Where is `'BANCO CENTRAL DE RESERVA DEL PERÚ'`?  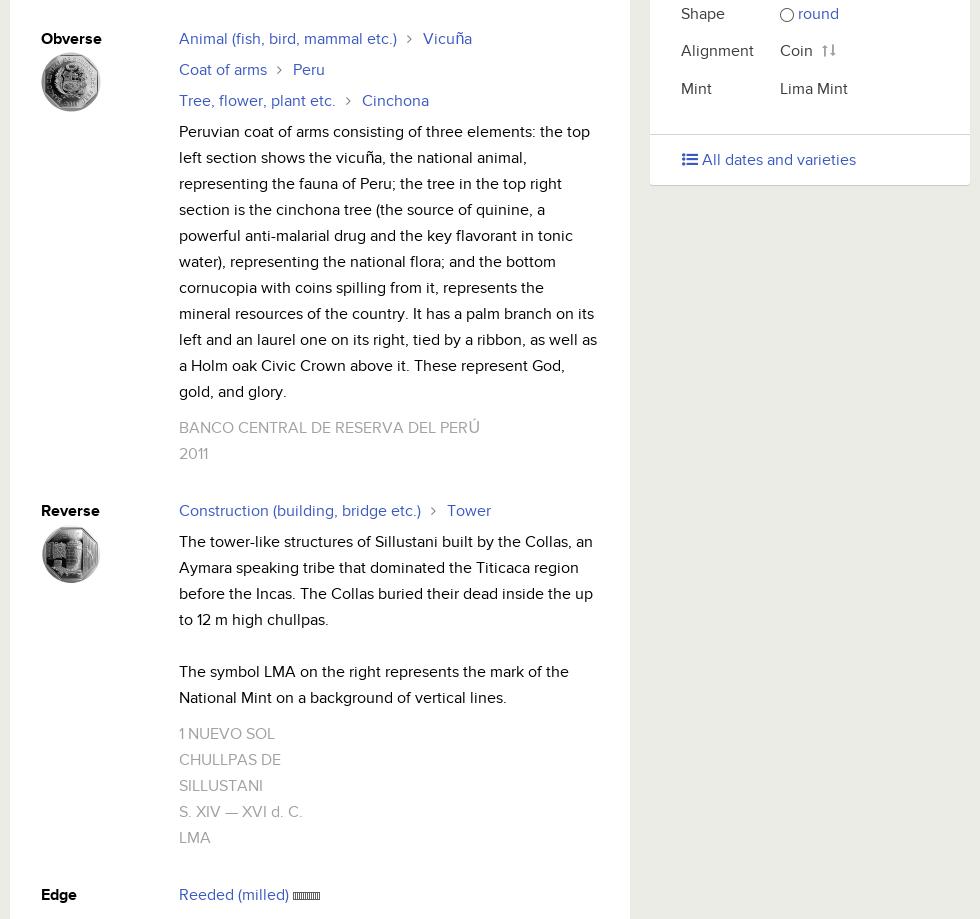
'BANCO CENTRAL DE RESERVA DEL PERÚ' is located at coordinates (179, 427).